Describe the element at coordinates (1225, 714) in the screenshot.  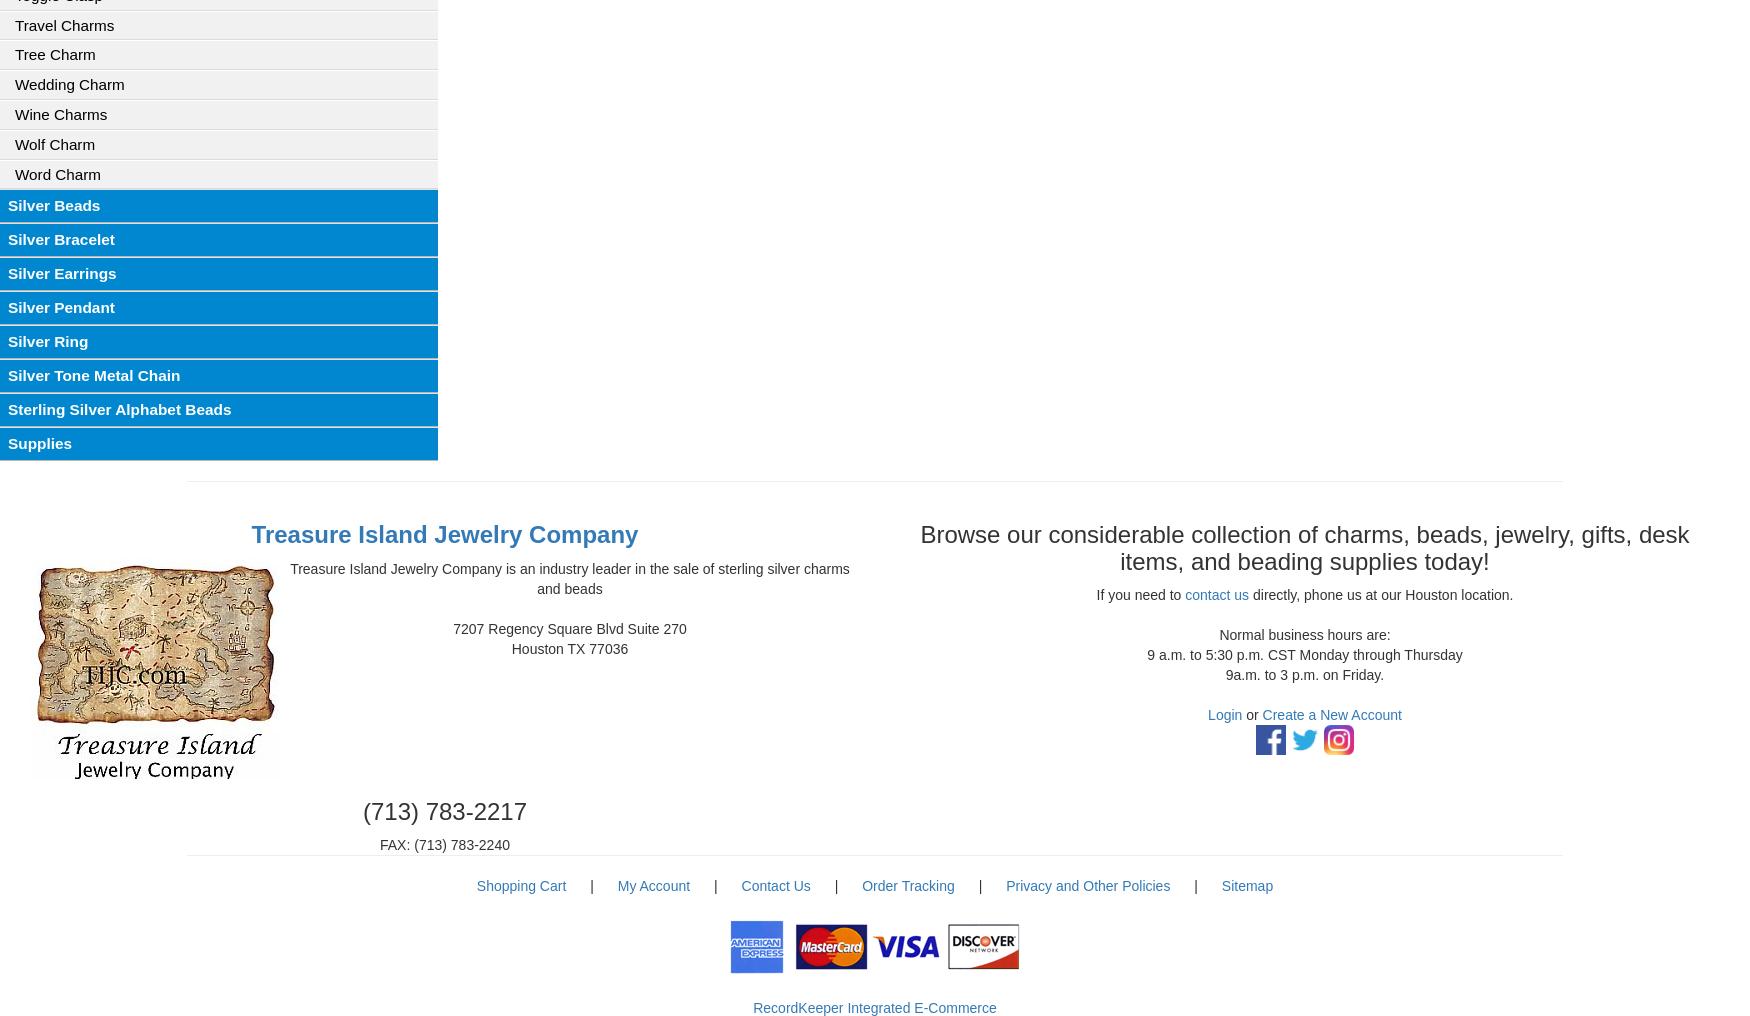
I see `'Login'` at that location.